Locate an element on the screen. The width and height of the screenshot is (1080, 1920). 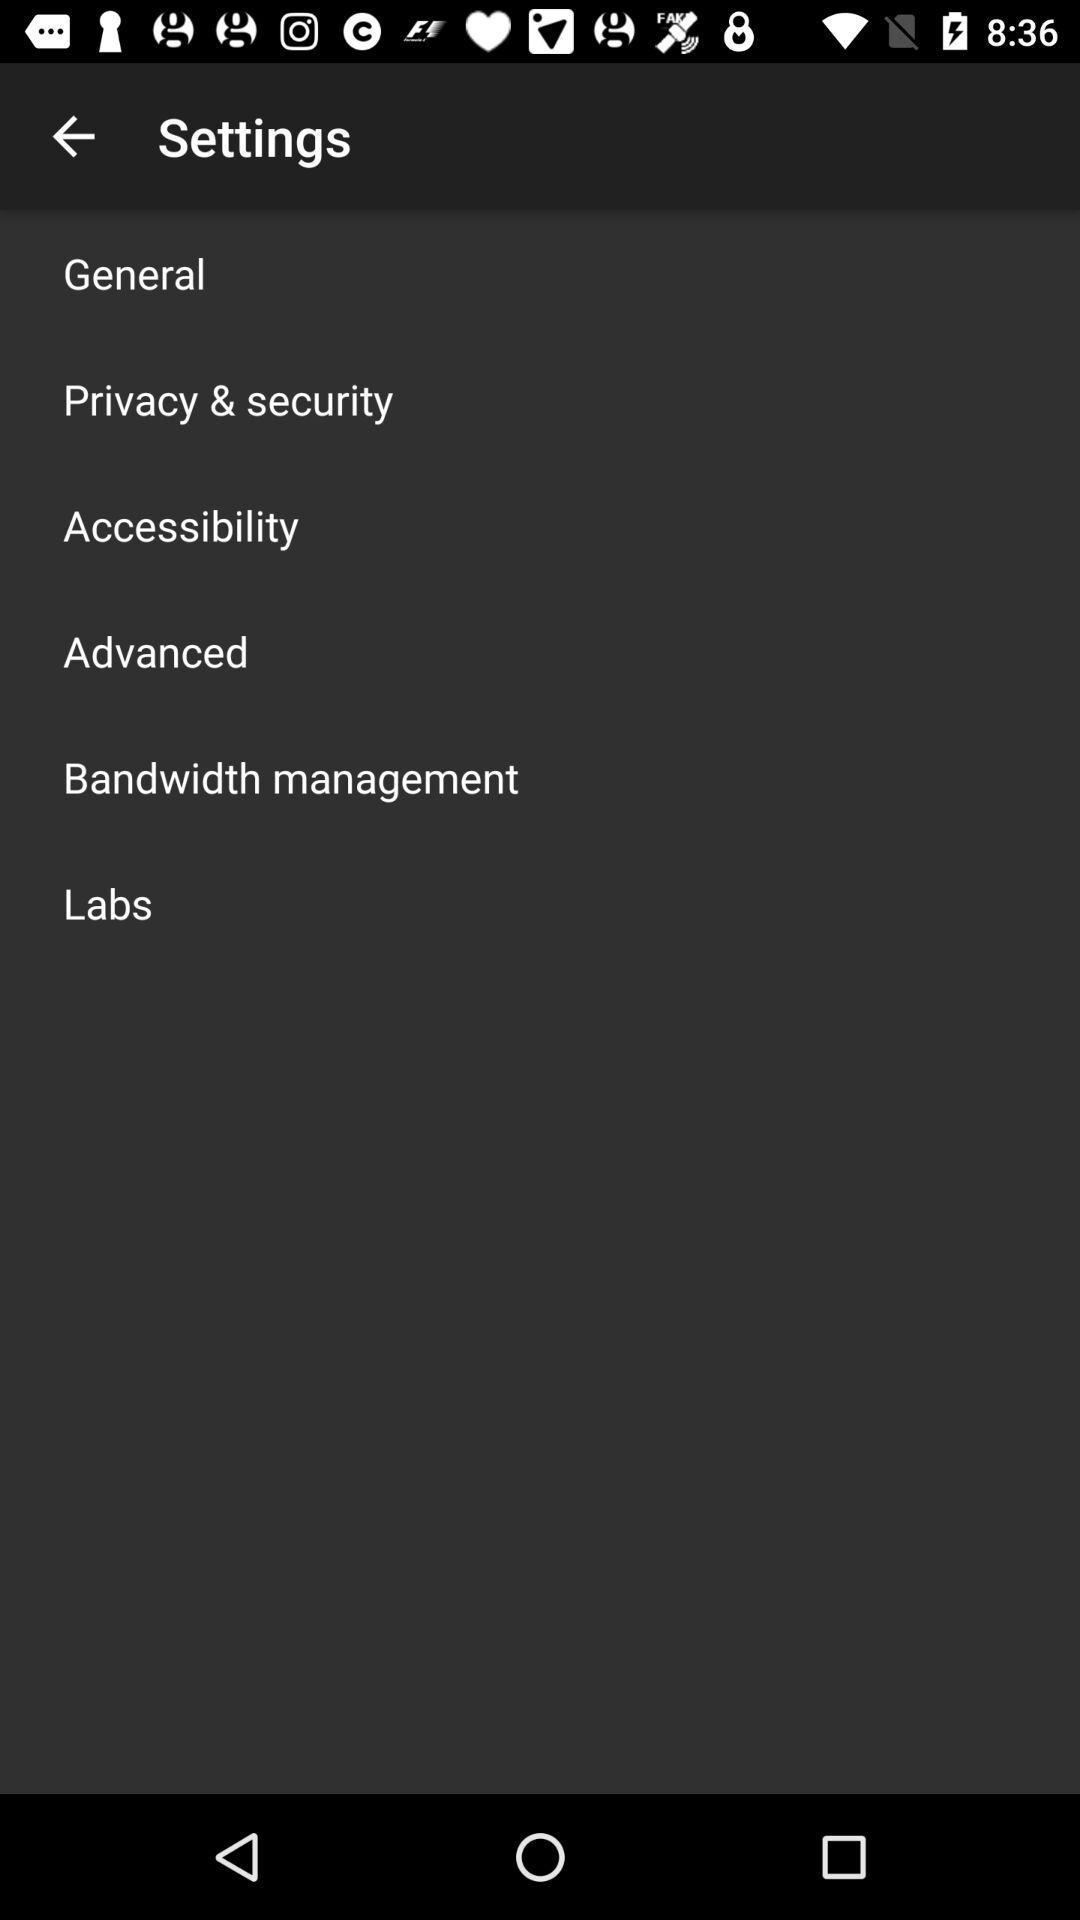
icon above general item is located at coordinates (72, 135).